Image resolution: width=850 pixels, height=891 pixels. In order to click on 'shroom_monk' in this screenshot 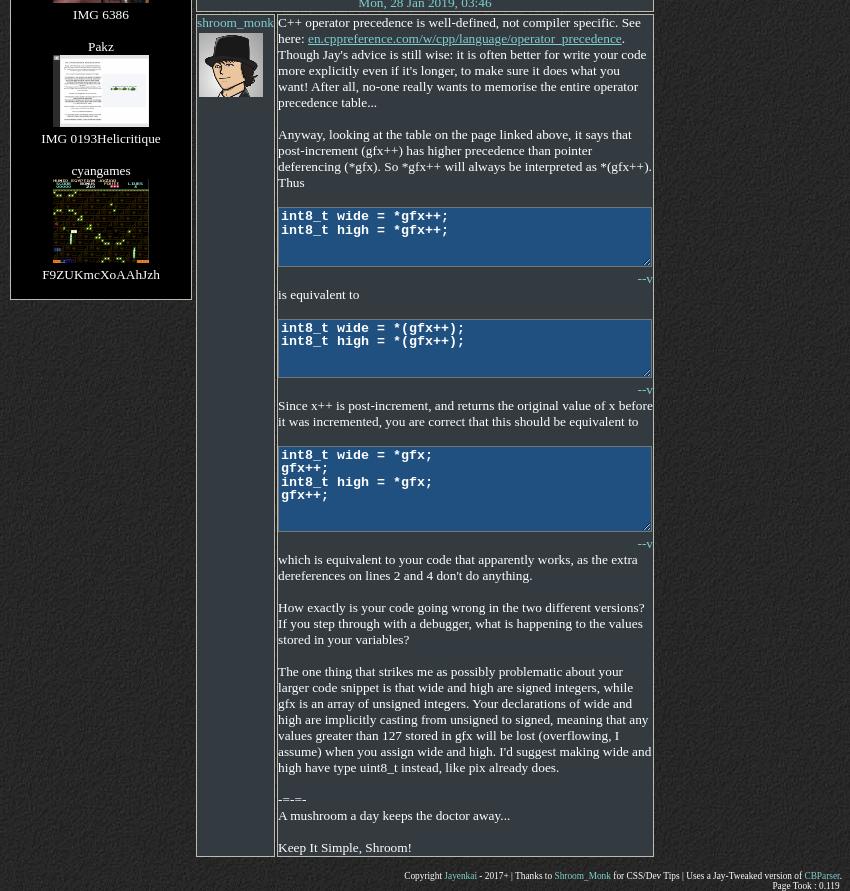, I will do `click(235, 22)`.